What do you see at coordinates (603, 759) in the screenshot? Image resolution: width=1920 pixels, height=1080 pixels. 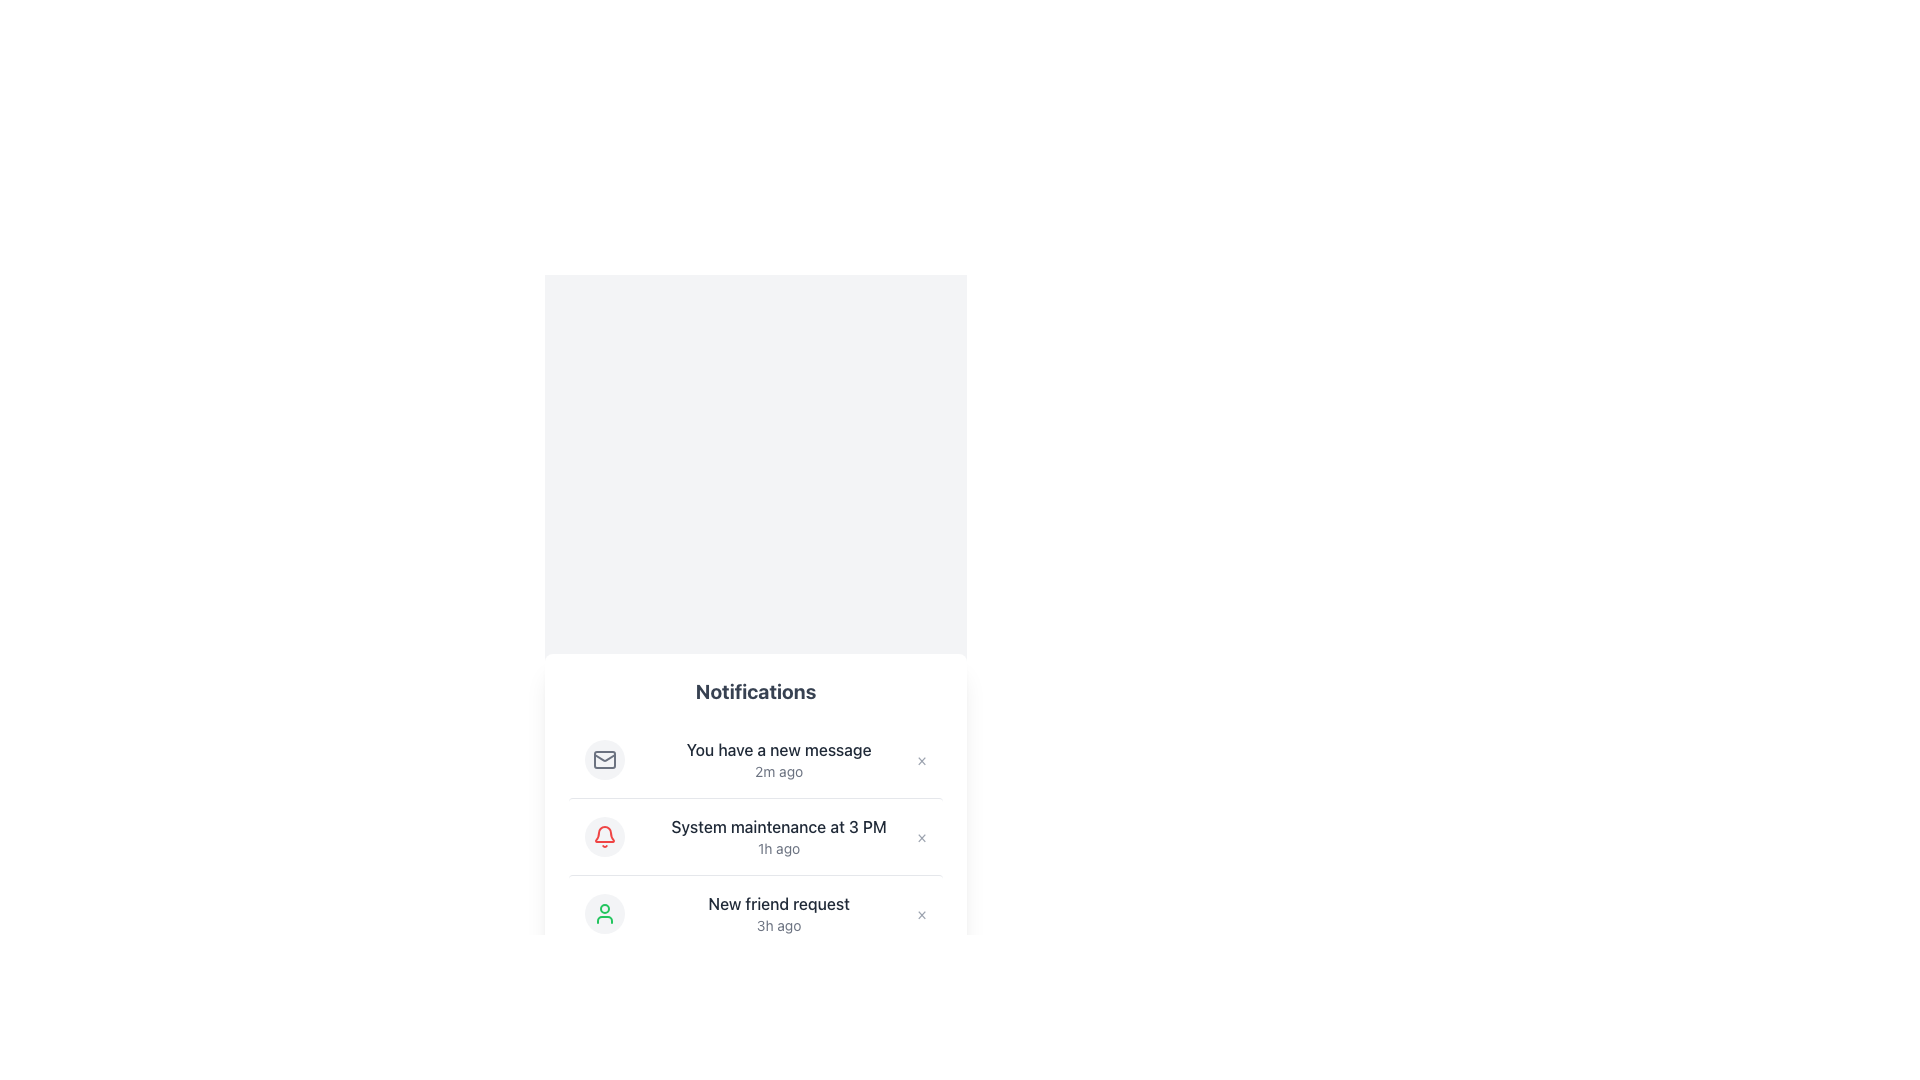 I see `the mail icon represented by an outlined envelope graphic, located near the top left of the first notification item with the title 'You have a new message'` at bounding box center [603, 759].